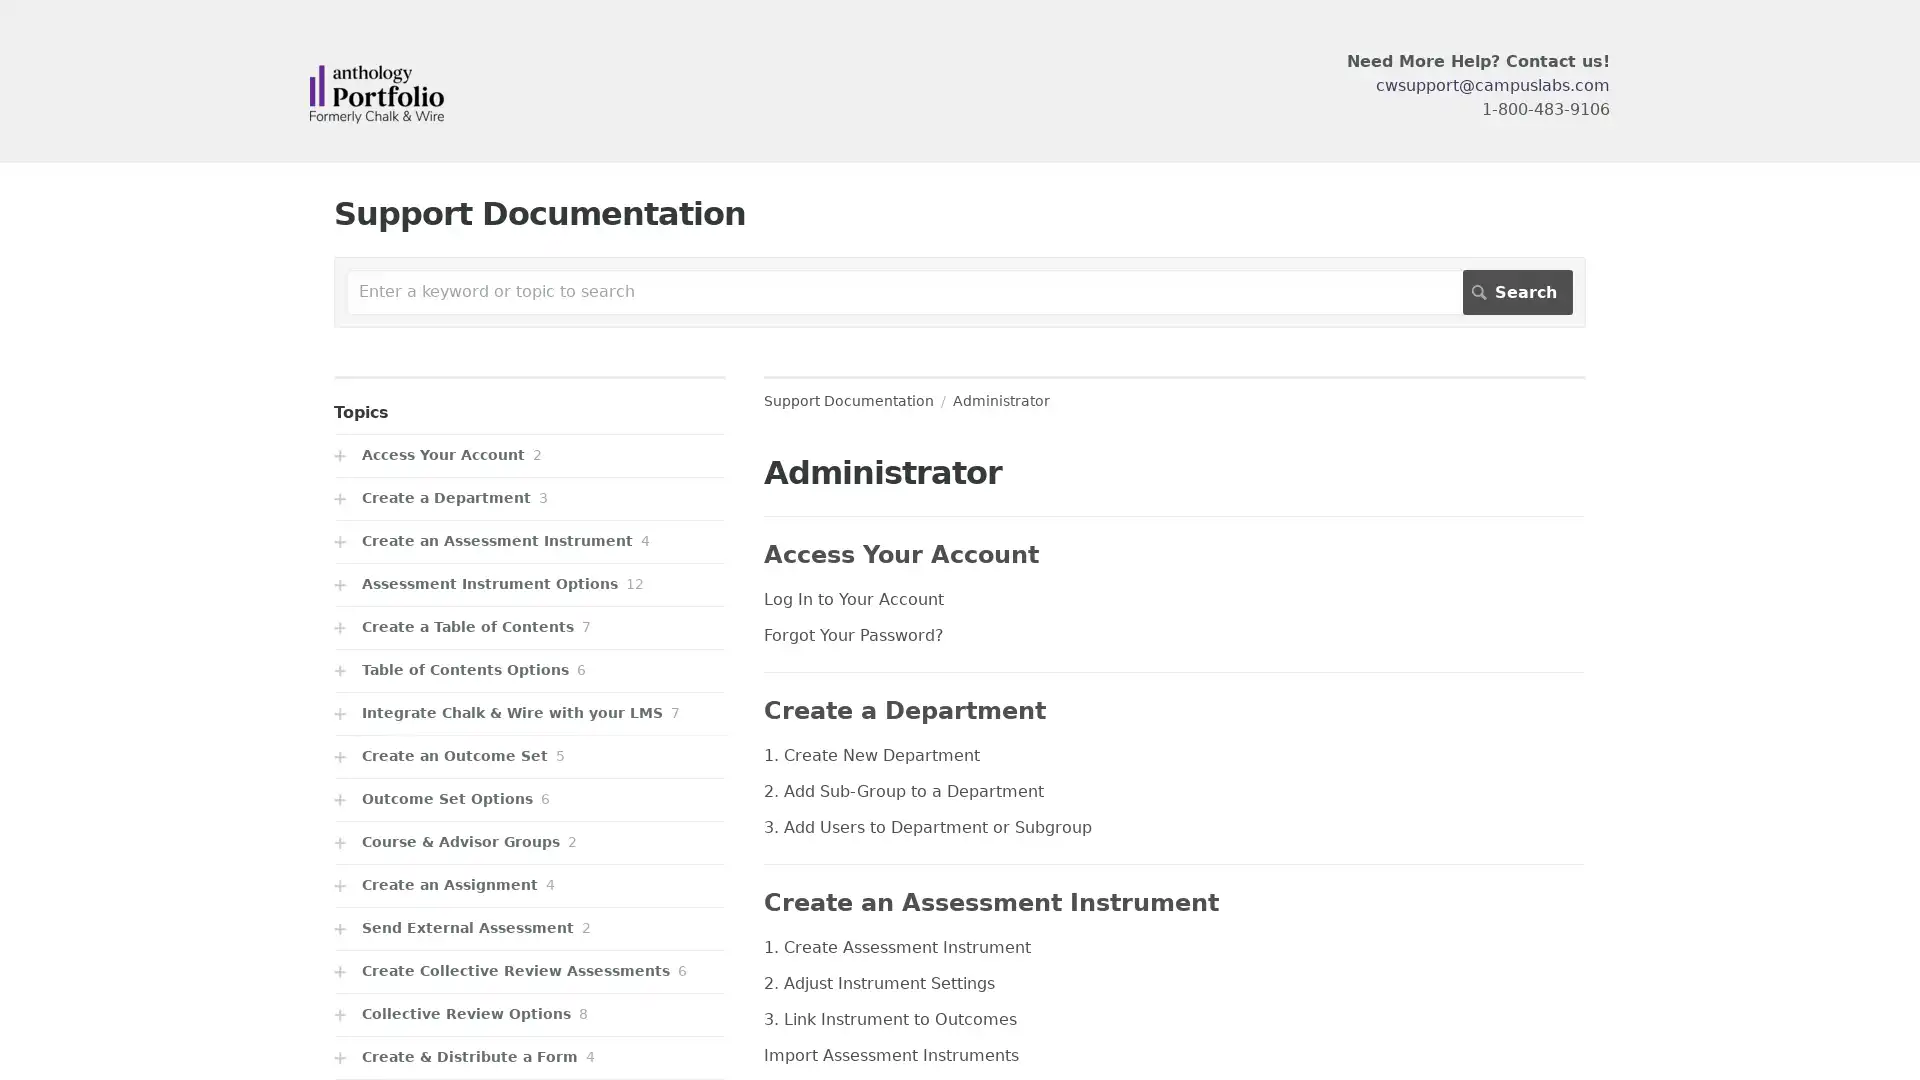 This screenshot has width=1920, height=1080. What do you see at coordinates (529, 970) in the screenshot?
I see `Create Collective Review Assessments 6` at bounding box center [529, 970].